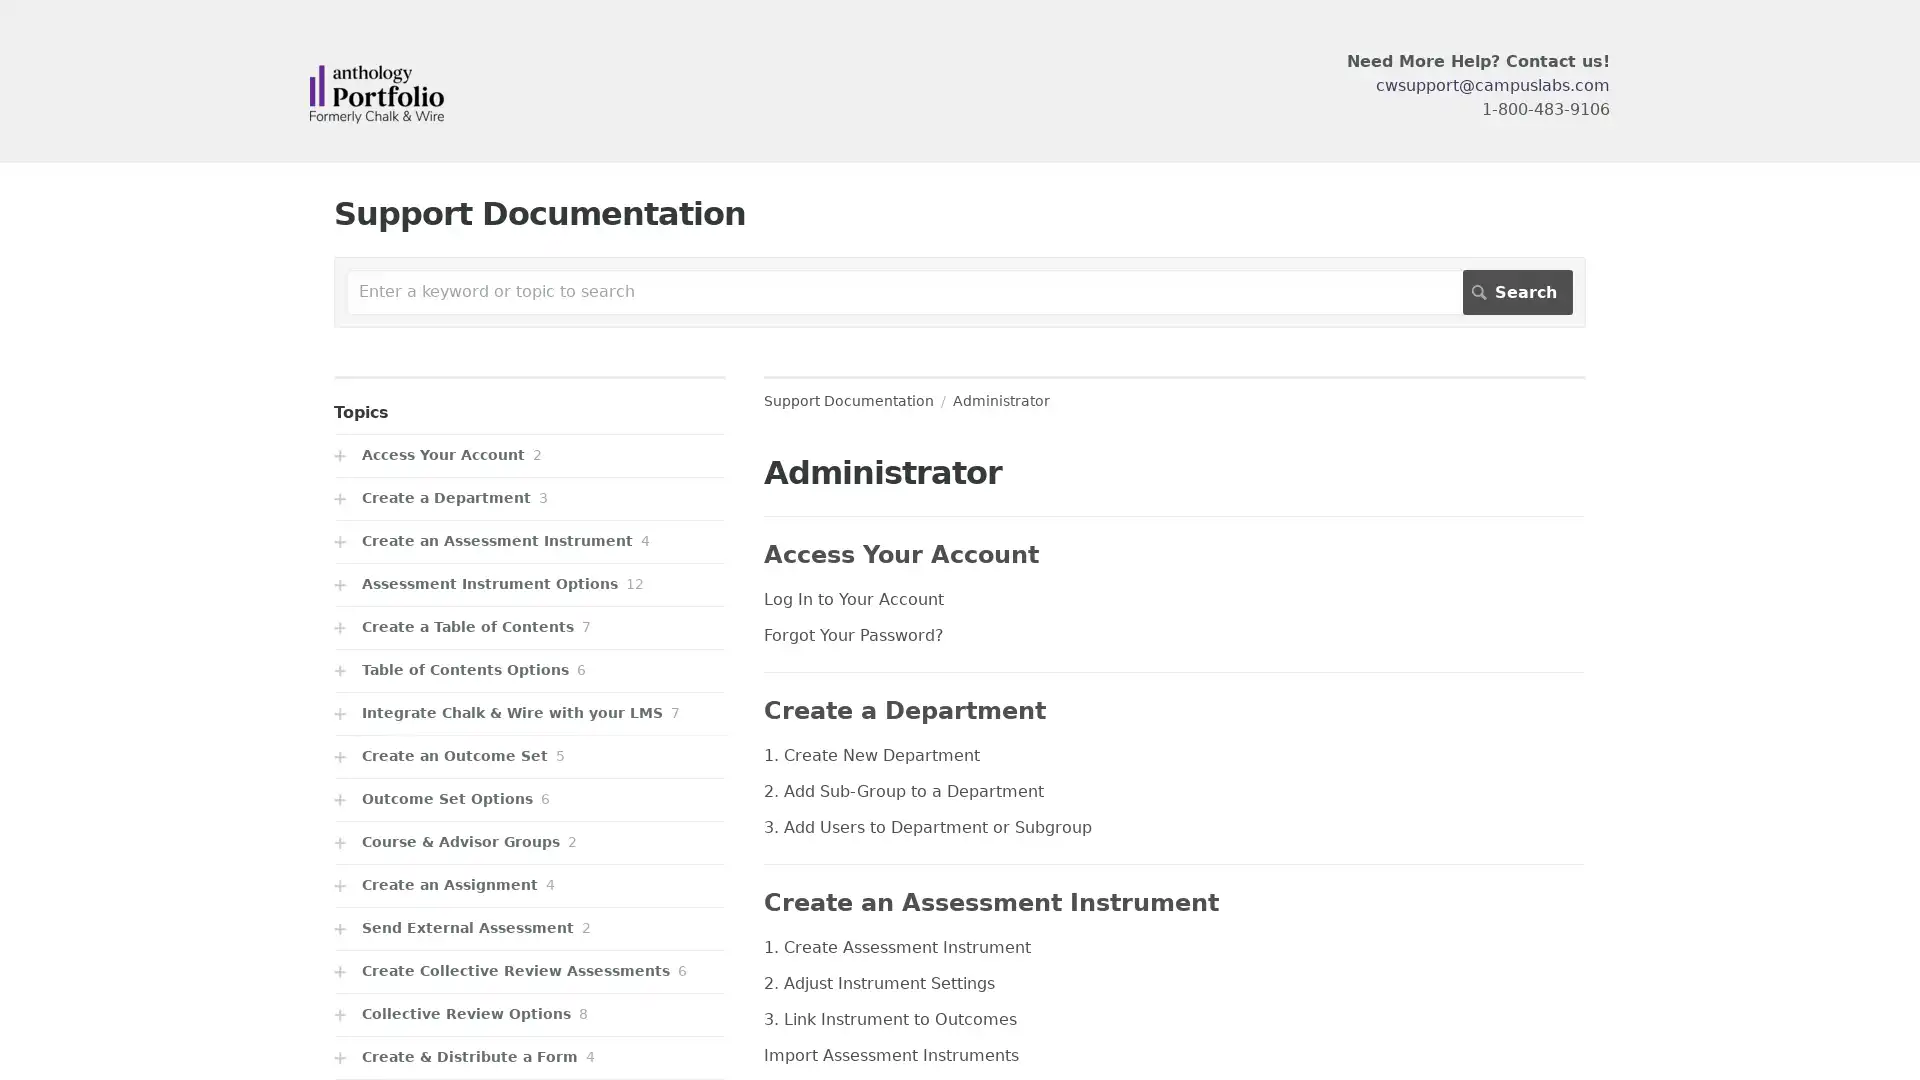 This screenshot has width=1920, height=1080. What do you see at coordinates (529, 970) in the screenshot?
I see `Create Collective Review Assessments 6` at bounding box center [529, 970].